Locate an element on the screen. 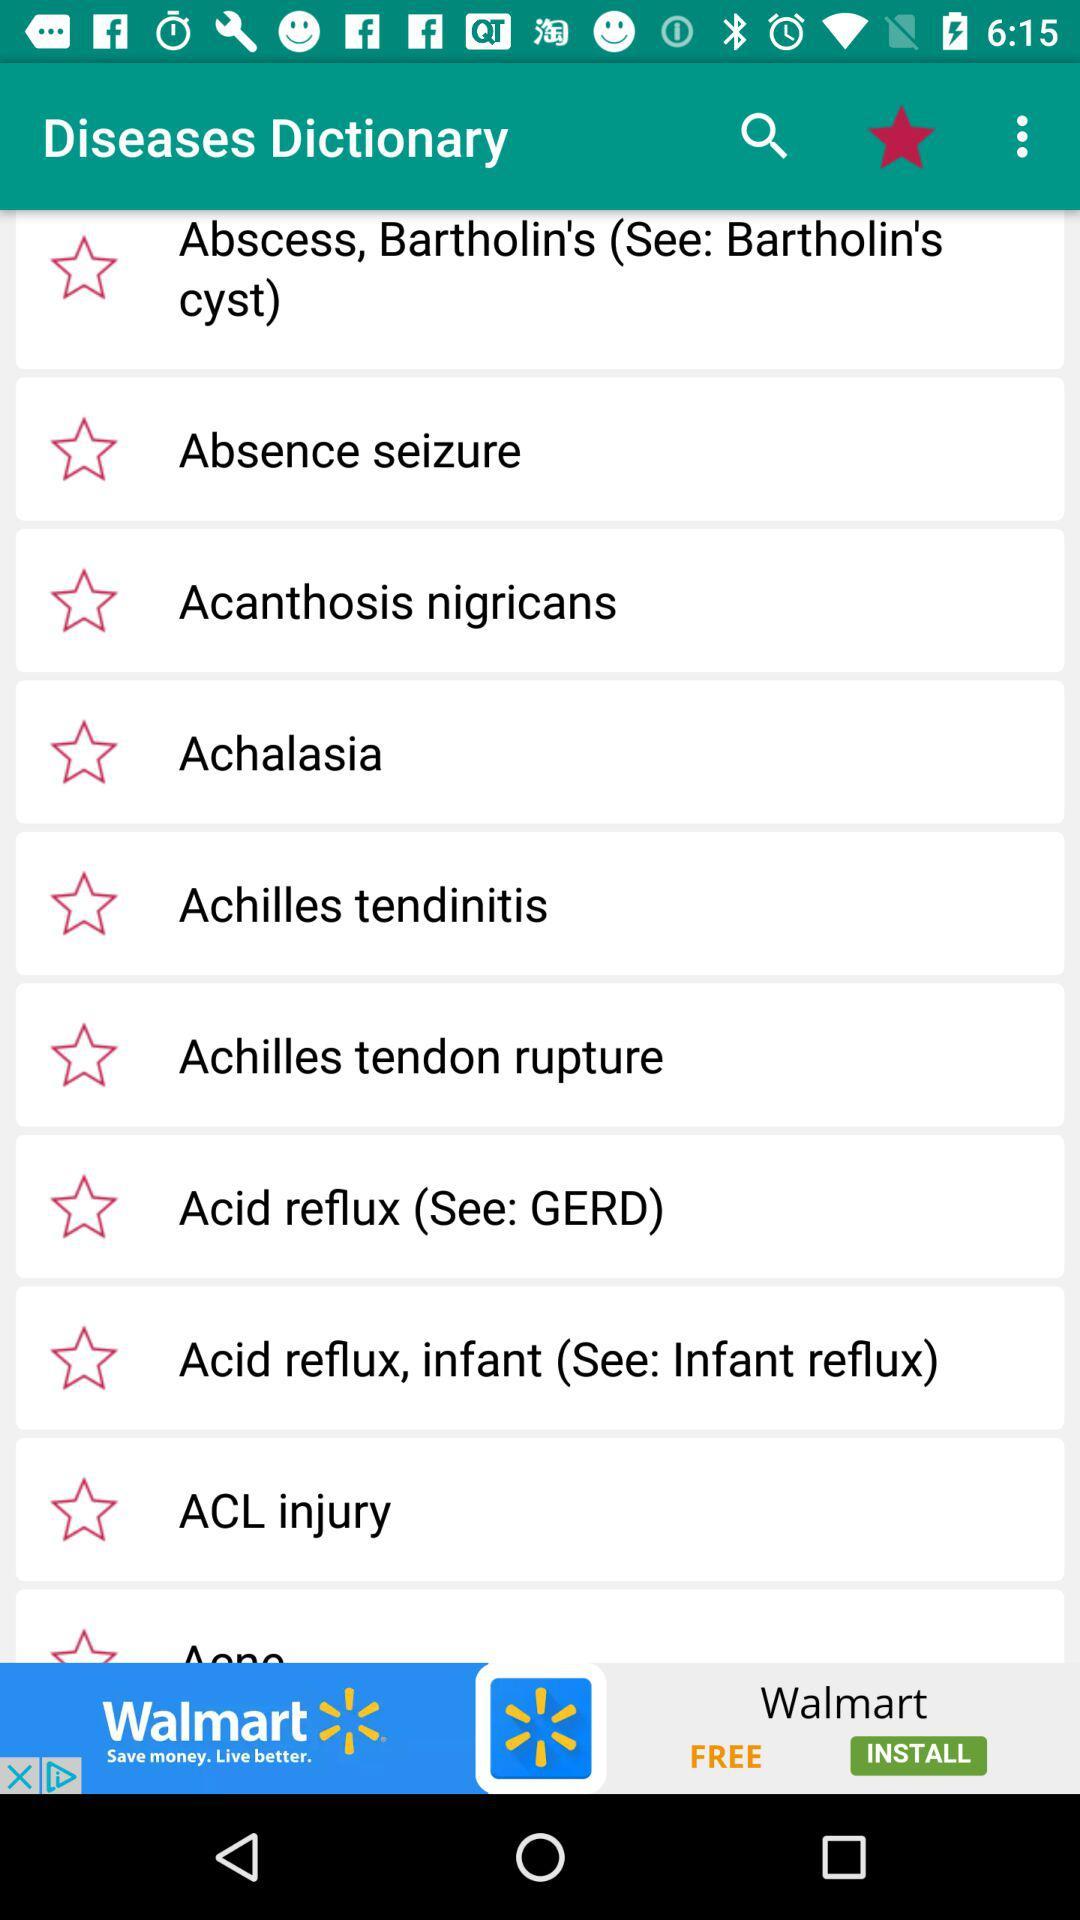  bookmark is located at coordinates (83, 599).